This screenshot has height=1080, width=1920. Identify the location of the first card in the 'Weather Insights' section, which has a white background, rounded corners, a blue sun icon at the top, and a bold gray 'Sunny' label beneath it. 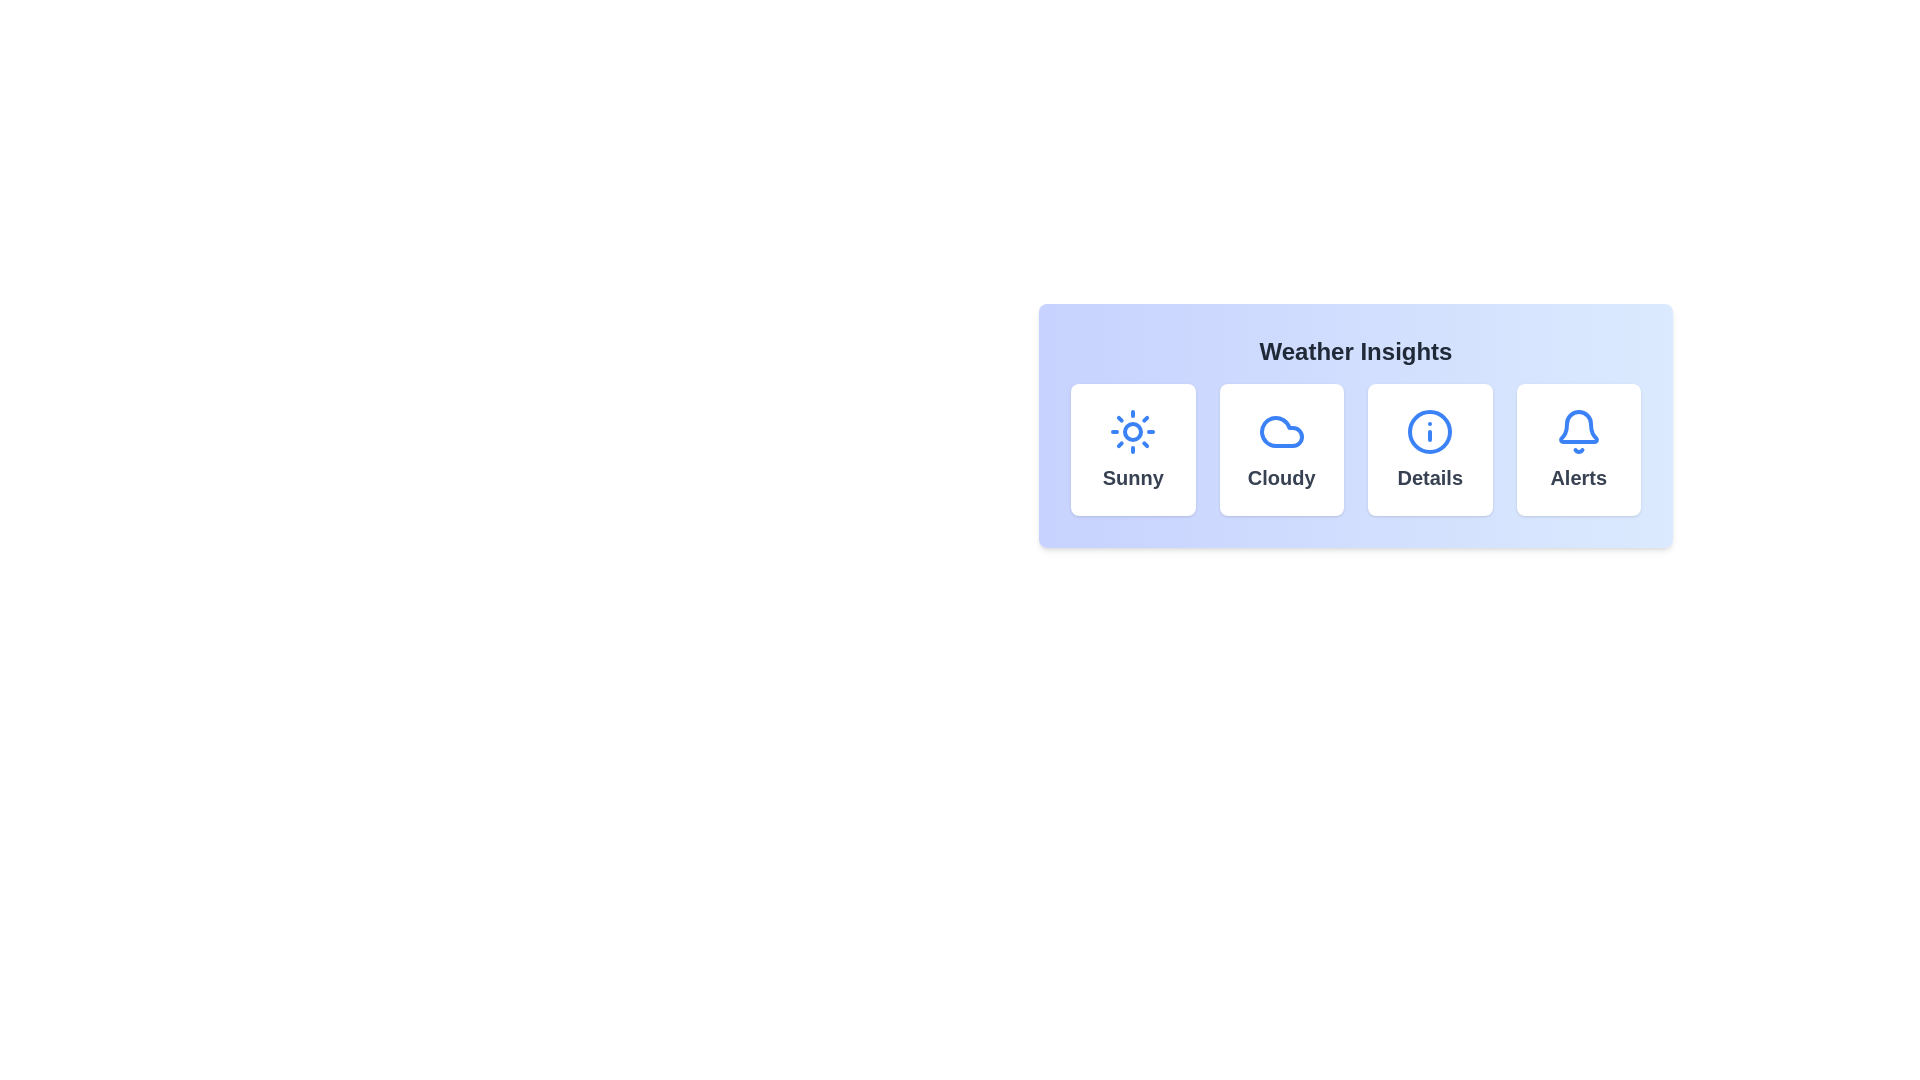
(1133, 450).